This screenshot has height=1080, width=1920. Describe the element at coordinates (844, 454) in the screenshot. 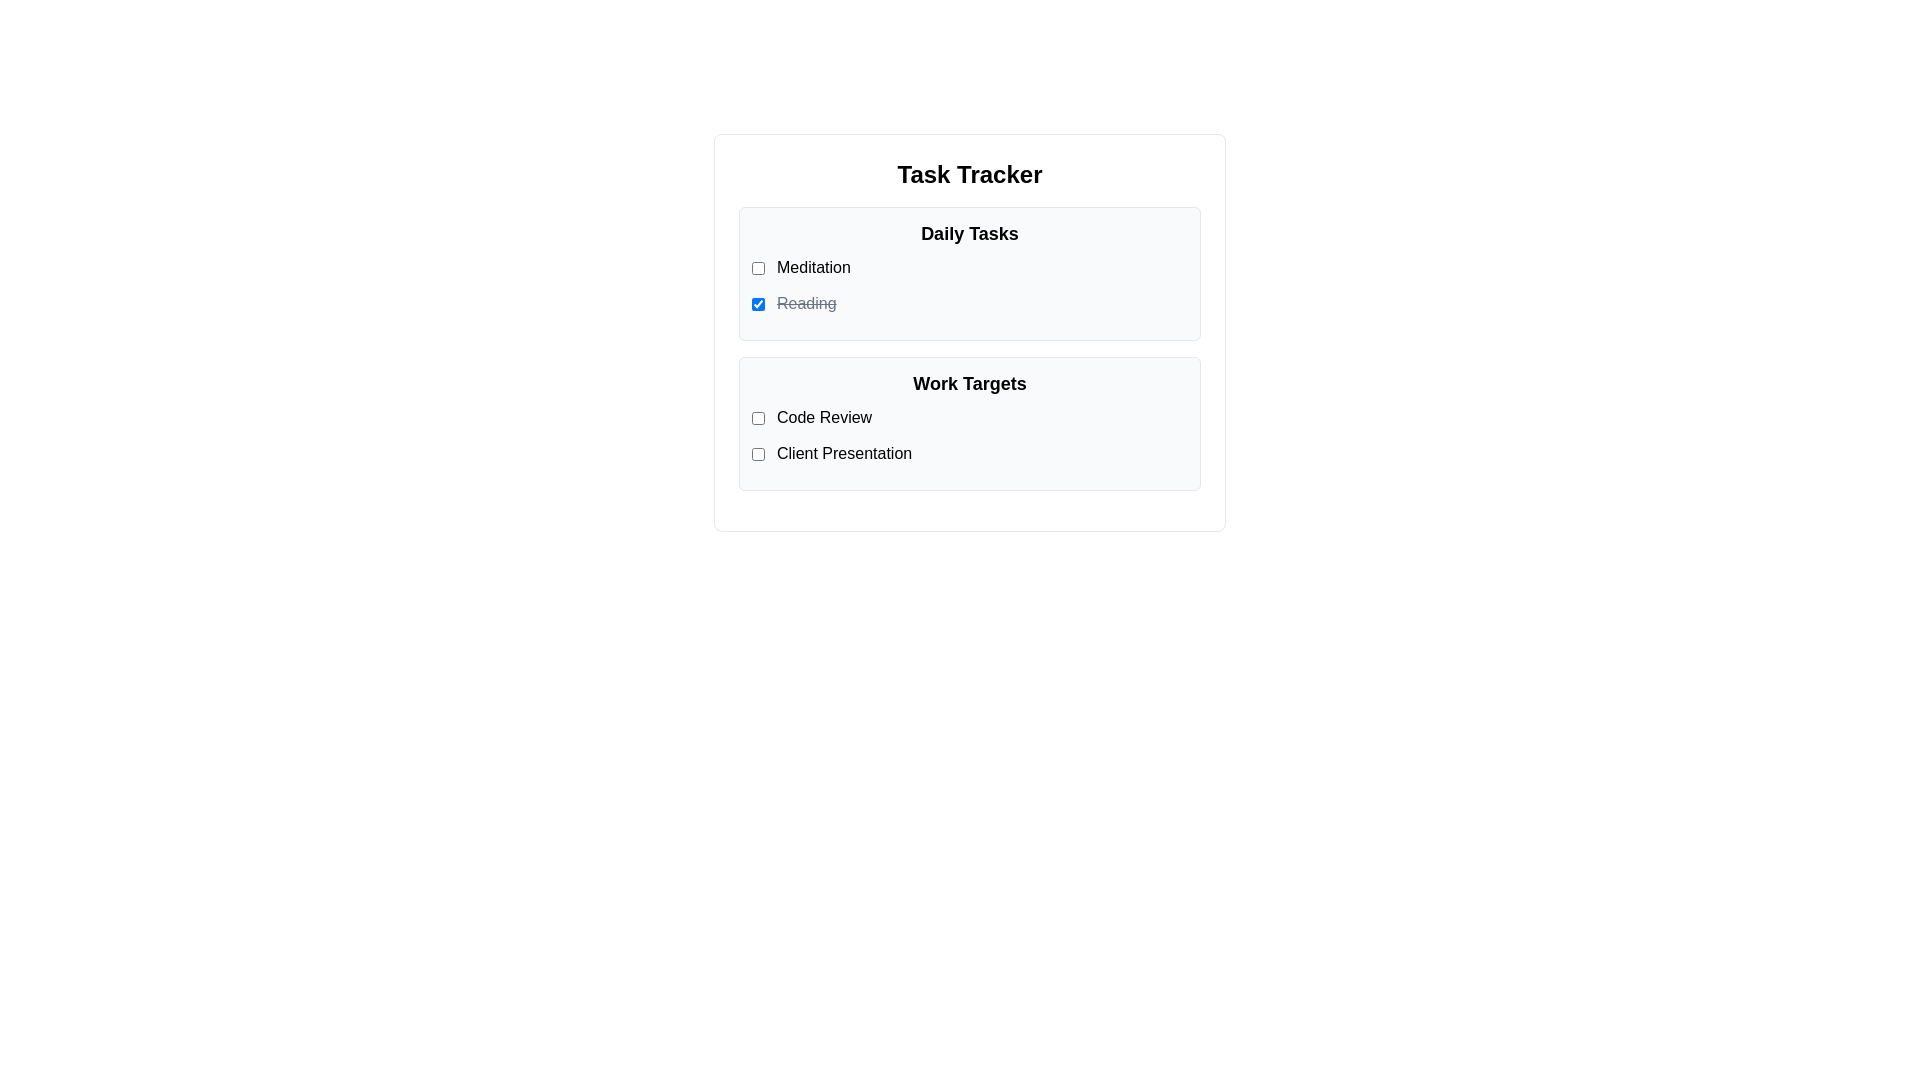

I see `the descriptive text label located in the 'Work Targets' section, which identifies the task corresponding to the checkbox, positioned below the 'Code Review' task` at that location.